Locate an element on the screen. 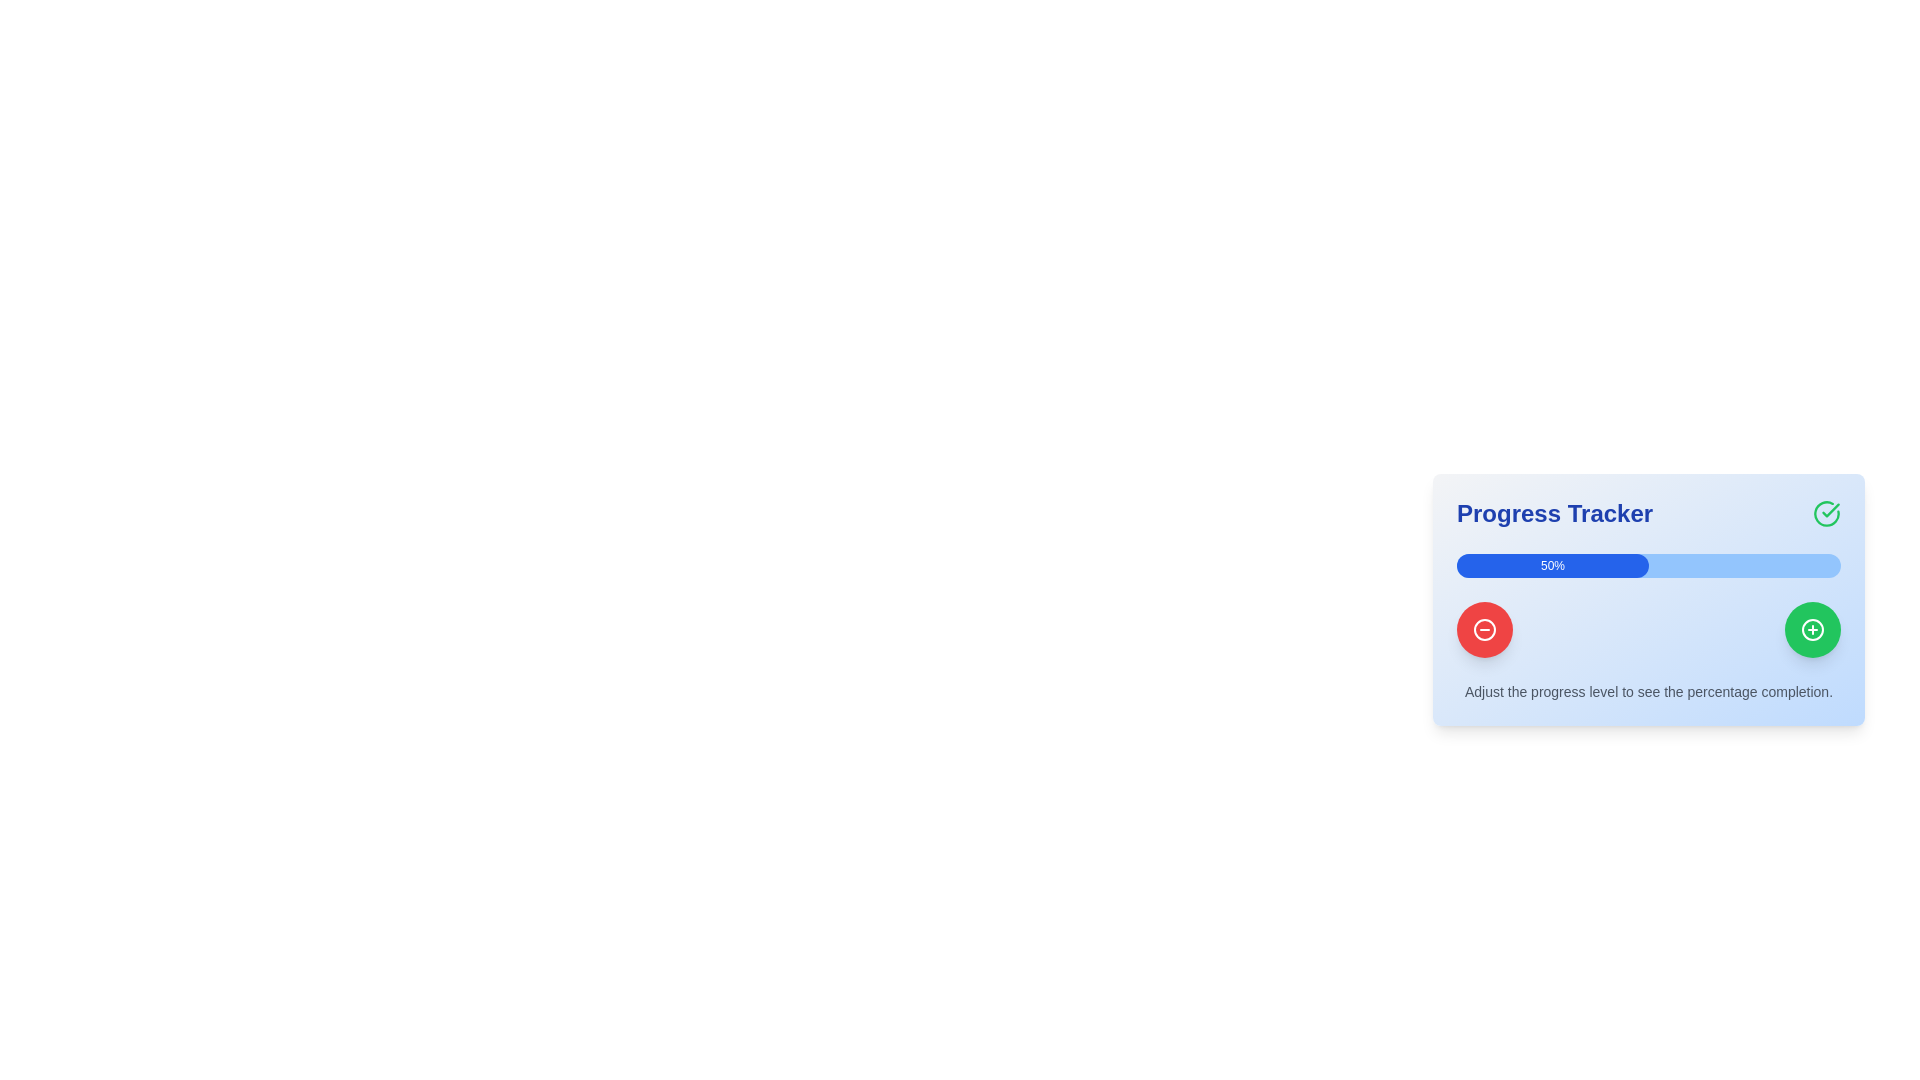 The width and height of the screenshot is (1920, 1080). the completion status icon located at the top-right corner of the 'Progress Tracker' section, aligned with the title text 'Progress Tracker.' is located at coordinates (1827, 512).